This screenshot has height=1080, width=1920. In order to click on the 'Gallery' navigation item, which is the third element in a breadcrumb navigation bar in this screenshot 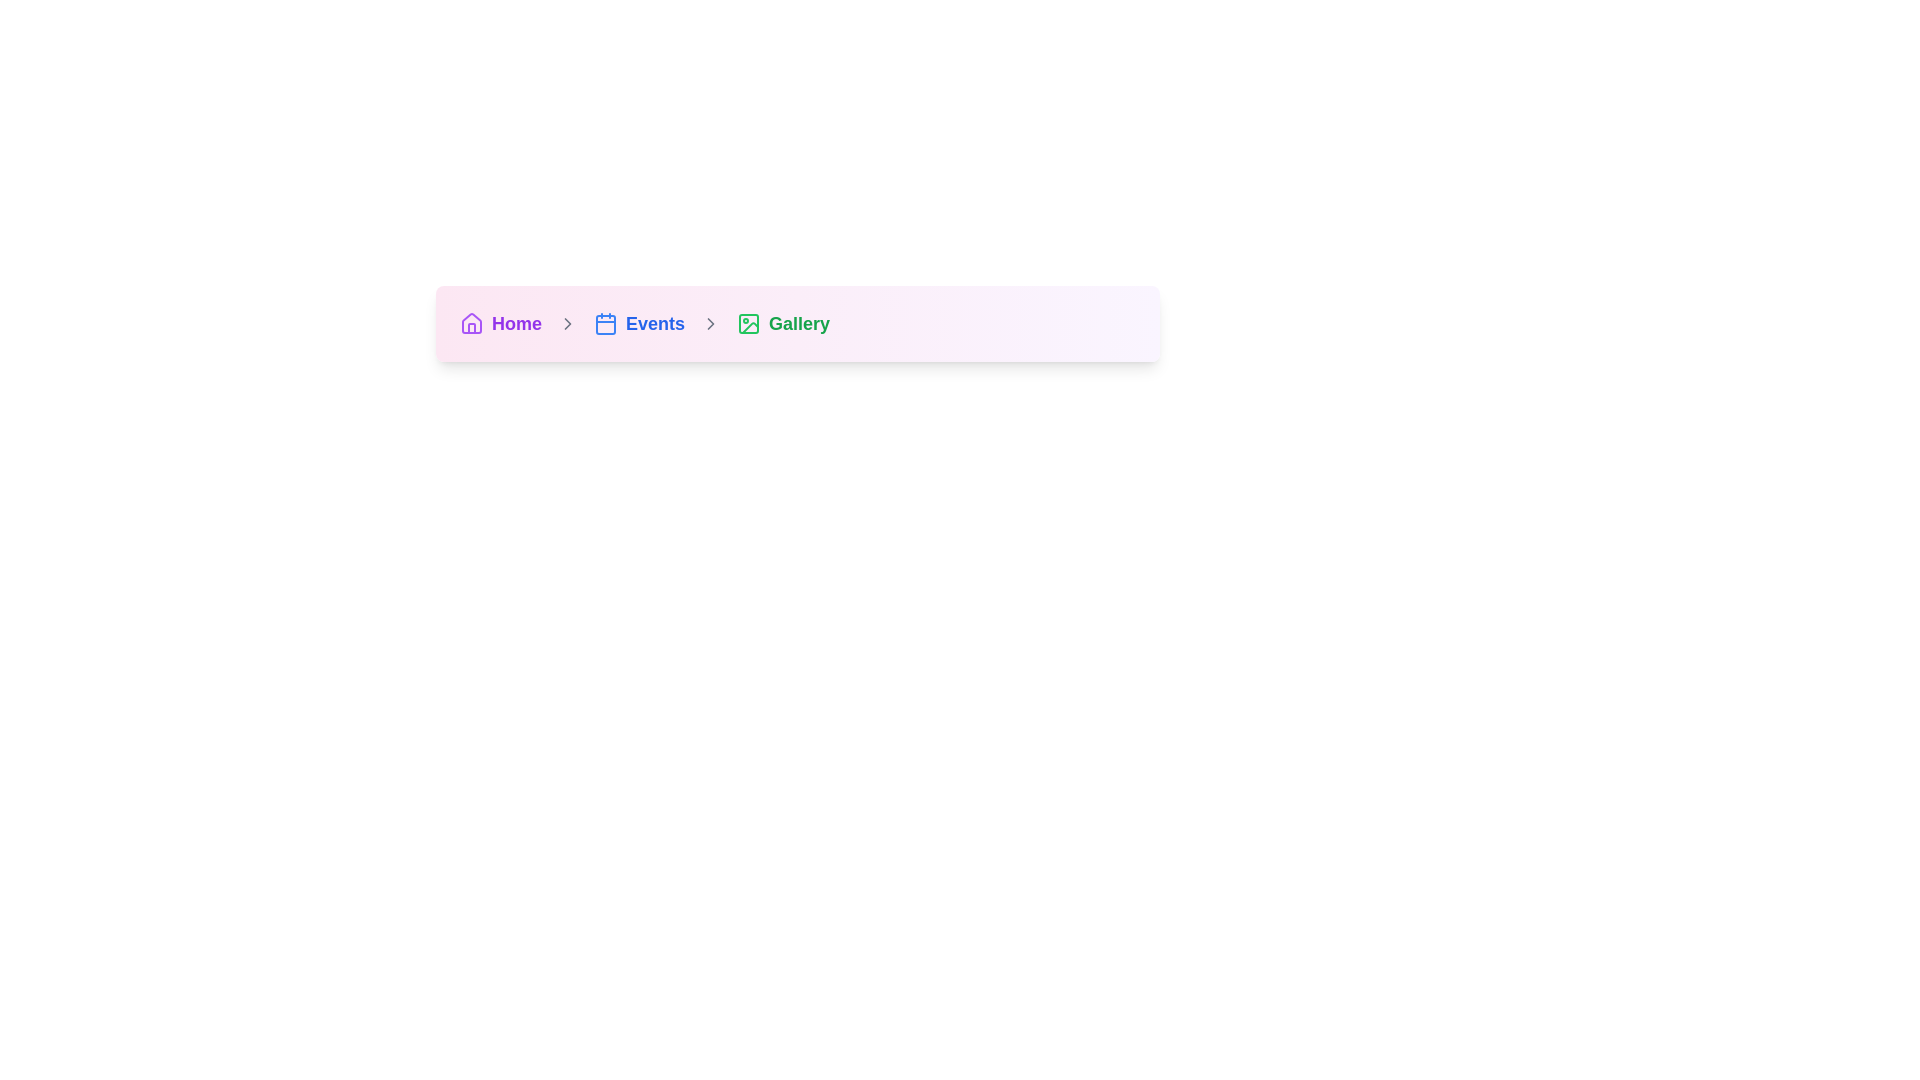, I will do `click(782, 323)`.